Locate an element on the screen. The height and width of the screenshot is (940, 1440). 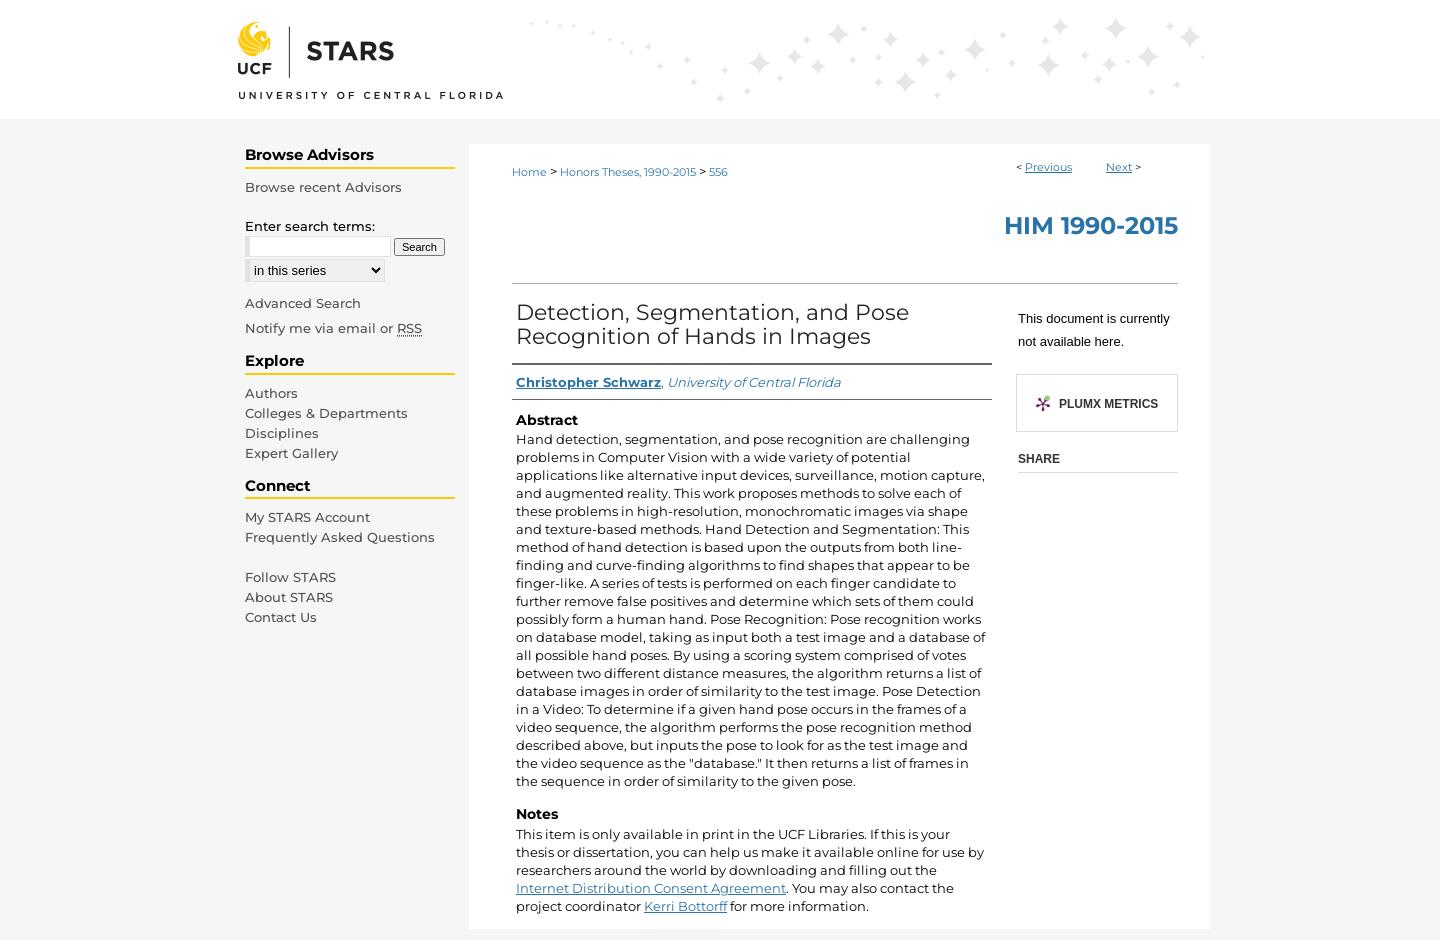
'This item is only available in print in the UCF Libraries. If this is your thesis or dissertation, you can help us make it available online for use by researchers around the world by downloading and filling out the' is located at coordinates (514, 849).